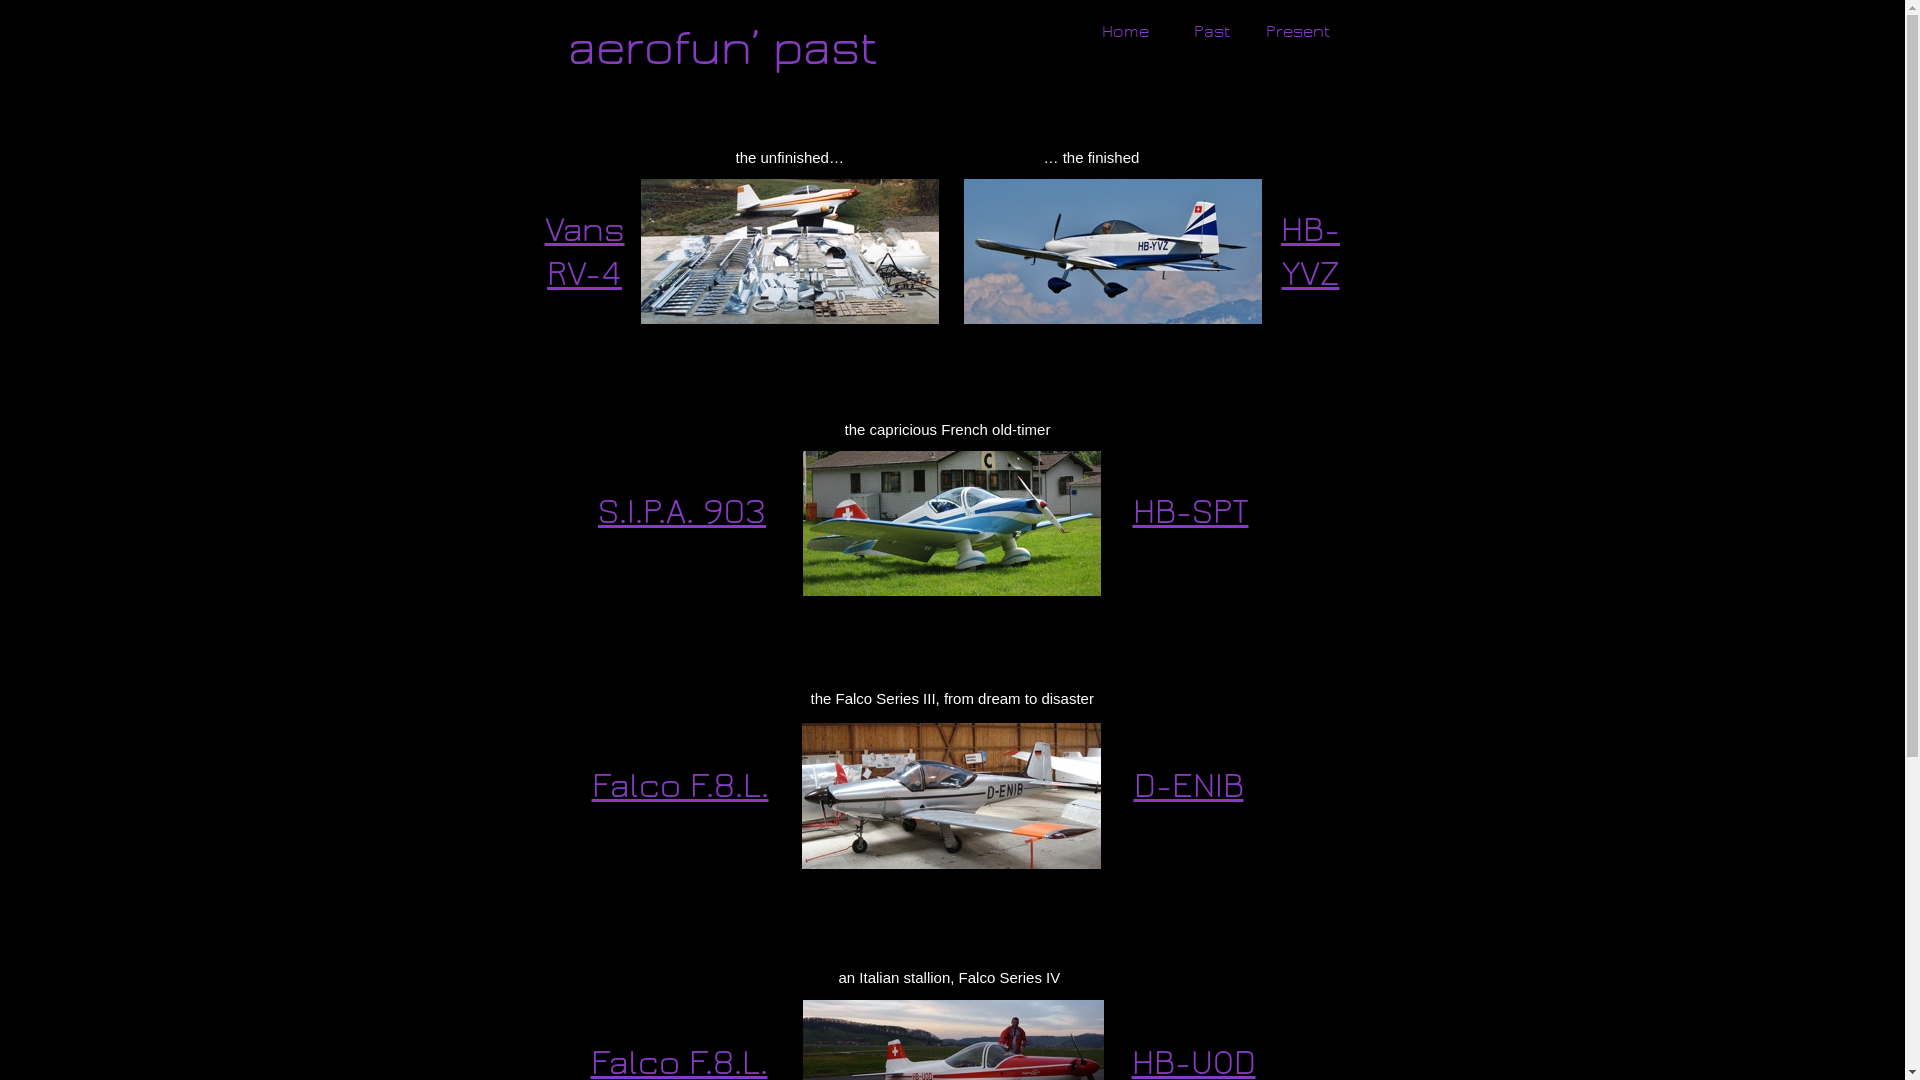 The image size is (1920, 1080). What do you see at coordinates (1310, 229) in the screenshot?
I see `'HB-'` at bounding box center [1310, 229].